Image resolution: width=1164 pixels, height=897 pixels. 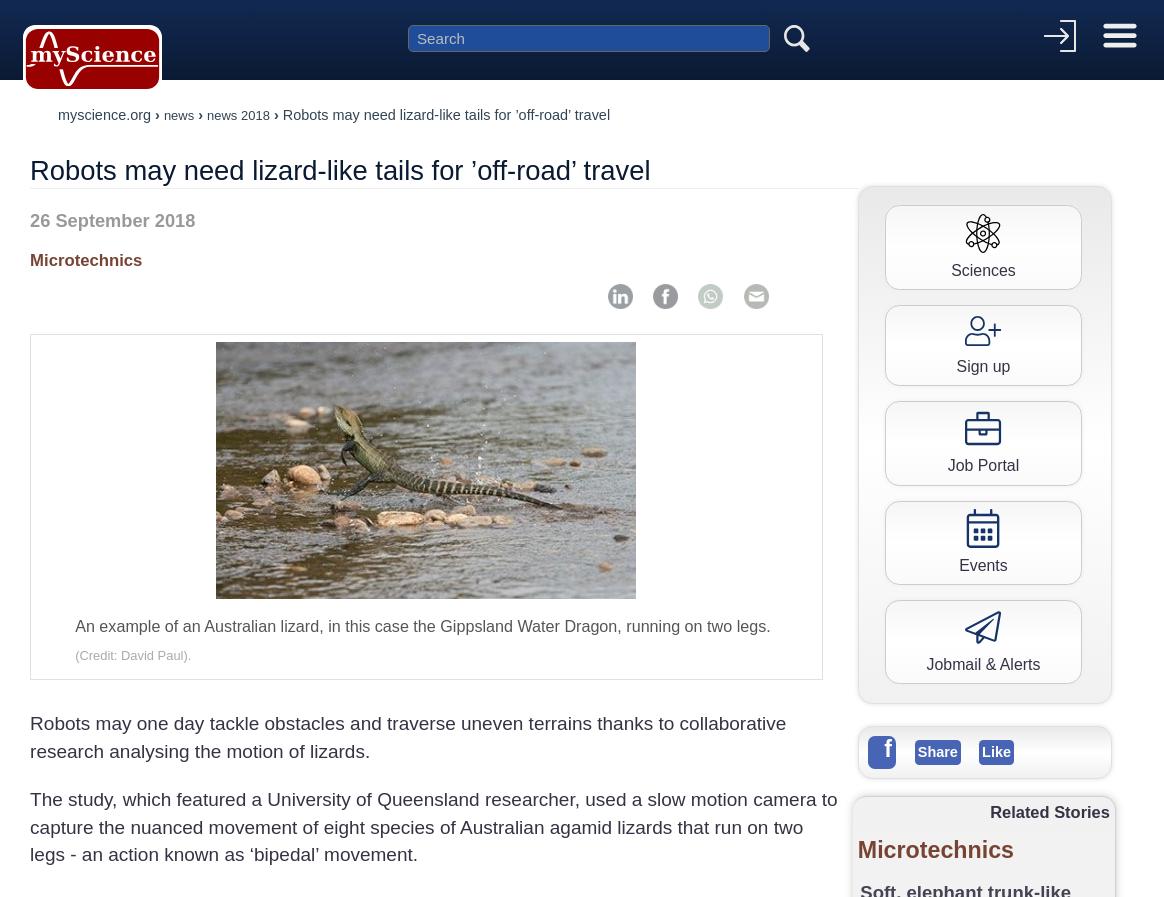 I want to click on 'Robots may one day tackle obstacles and traverse uneven terrains thanks to collaborative research analysing the motion of lizards.', so click(x=30, y=736).